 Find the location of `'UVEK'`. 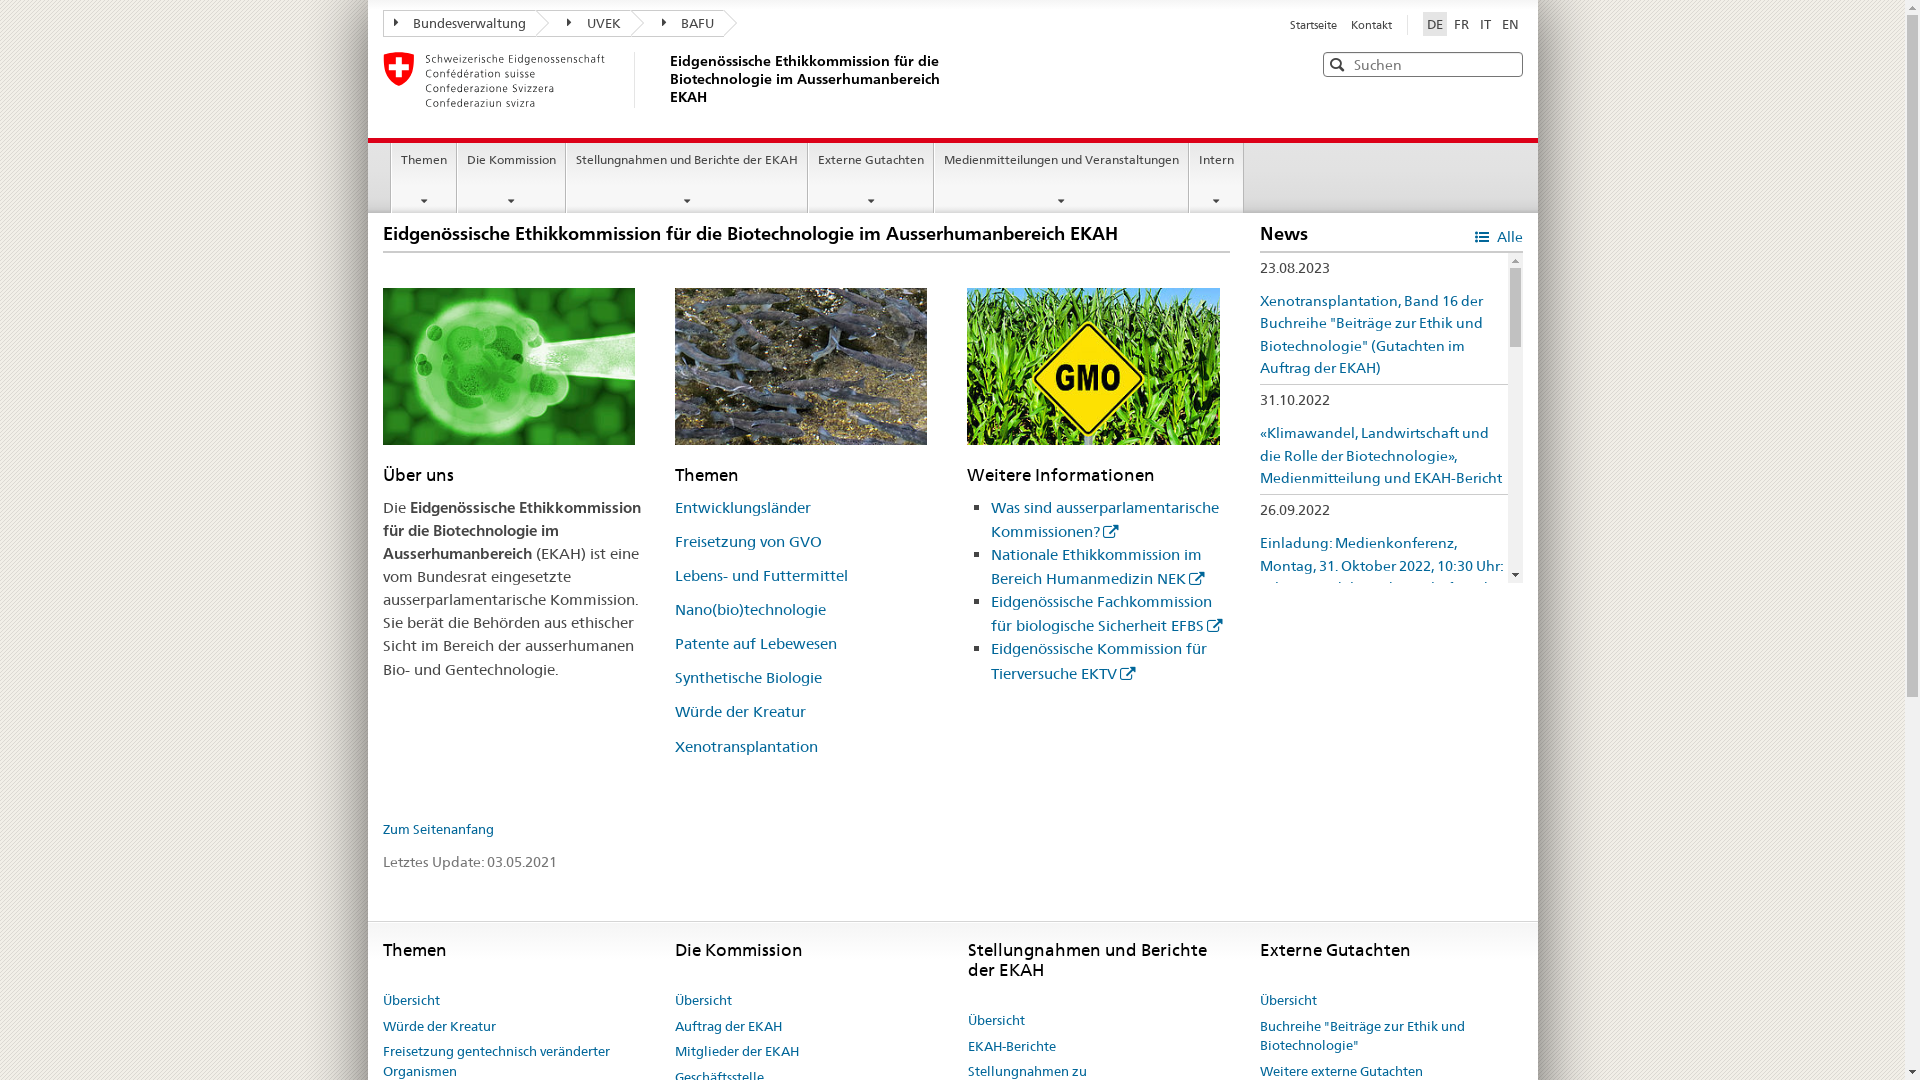

'UVEK' is located at coordinates (536, 23).